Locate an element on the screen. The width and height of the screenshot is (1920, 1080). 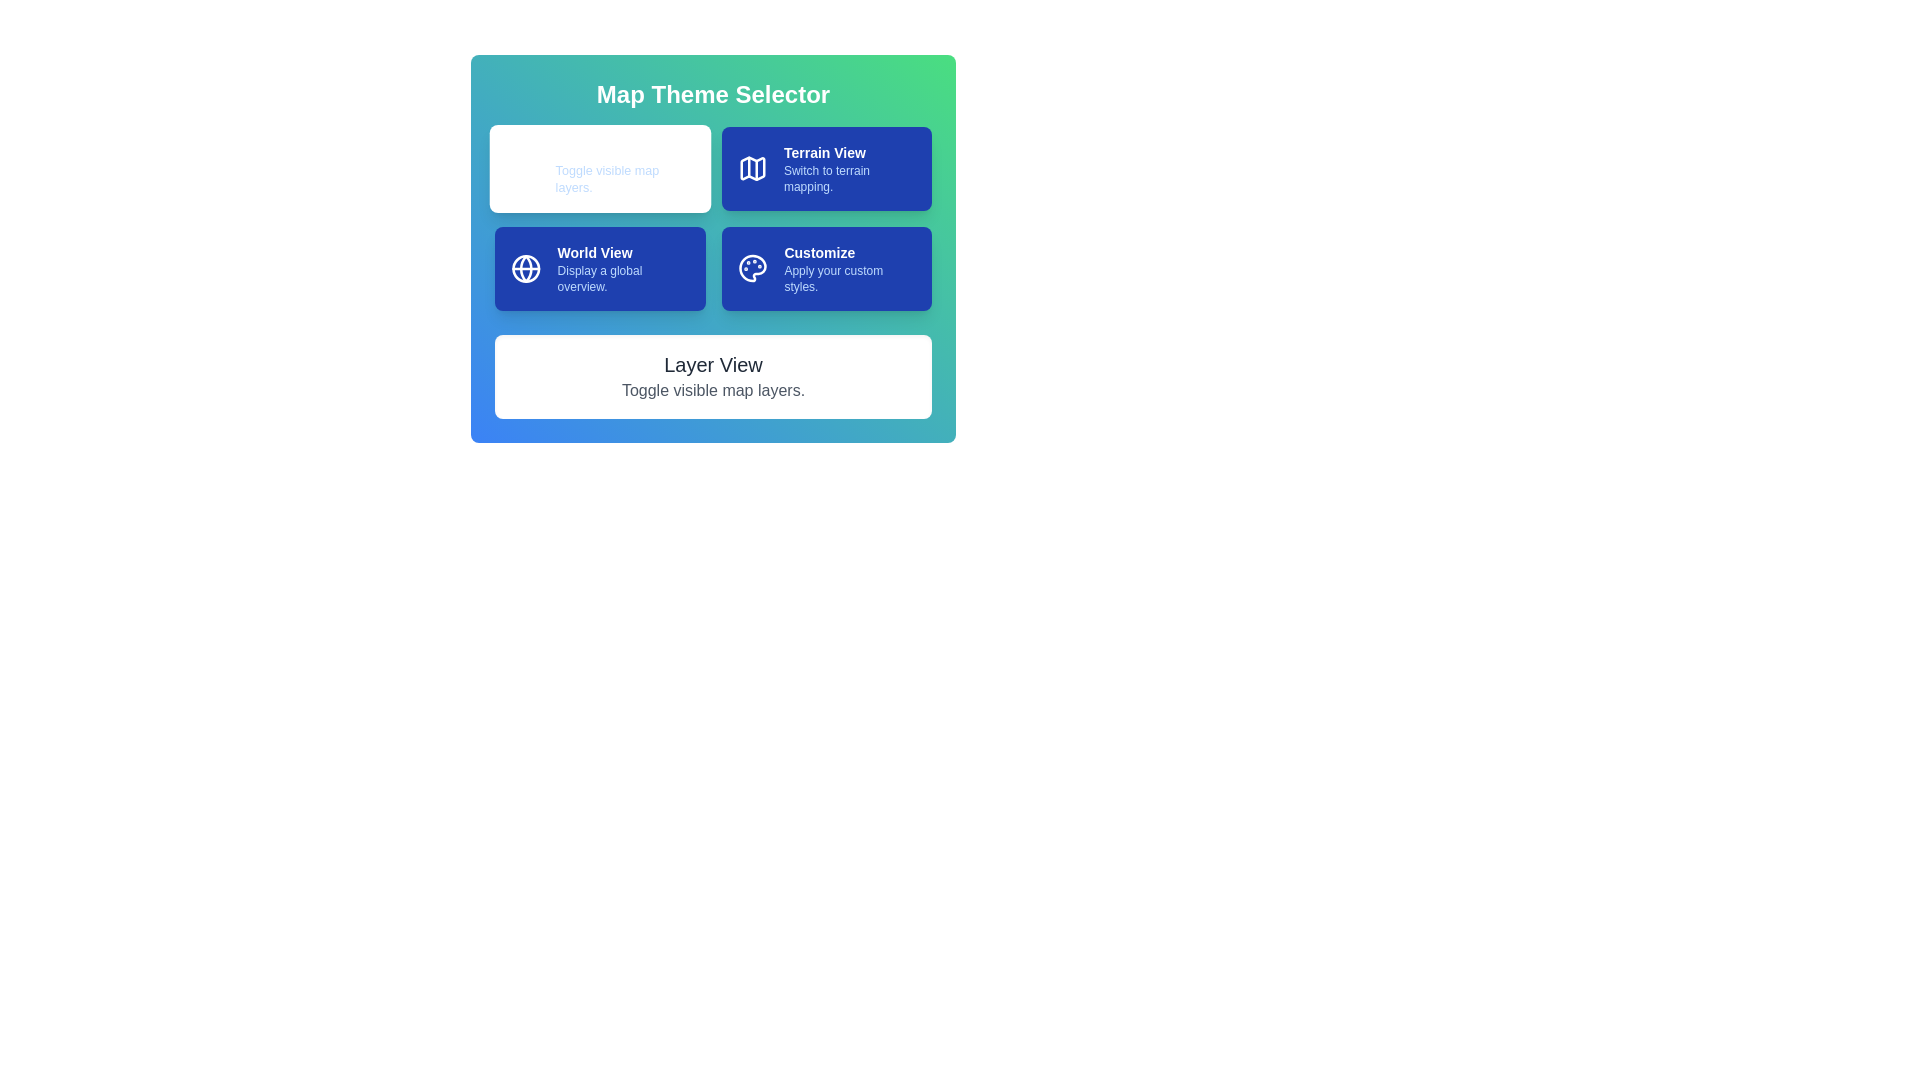
the text label styled in light blue font reading 'Display a global overview' located beneath the bold title 'World View' within a dark blue background section is located at coordinates (622, 278).